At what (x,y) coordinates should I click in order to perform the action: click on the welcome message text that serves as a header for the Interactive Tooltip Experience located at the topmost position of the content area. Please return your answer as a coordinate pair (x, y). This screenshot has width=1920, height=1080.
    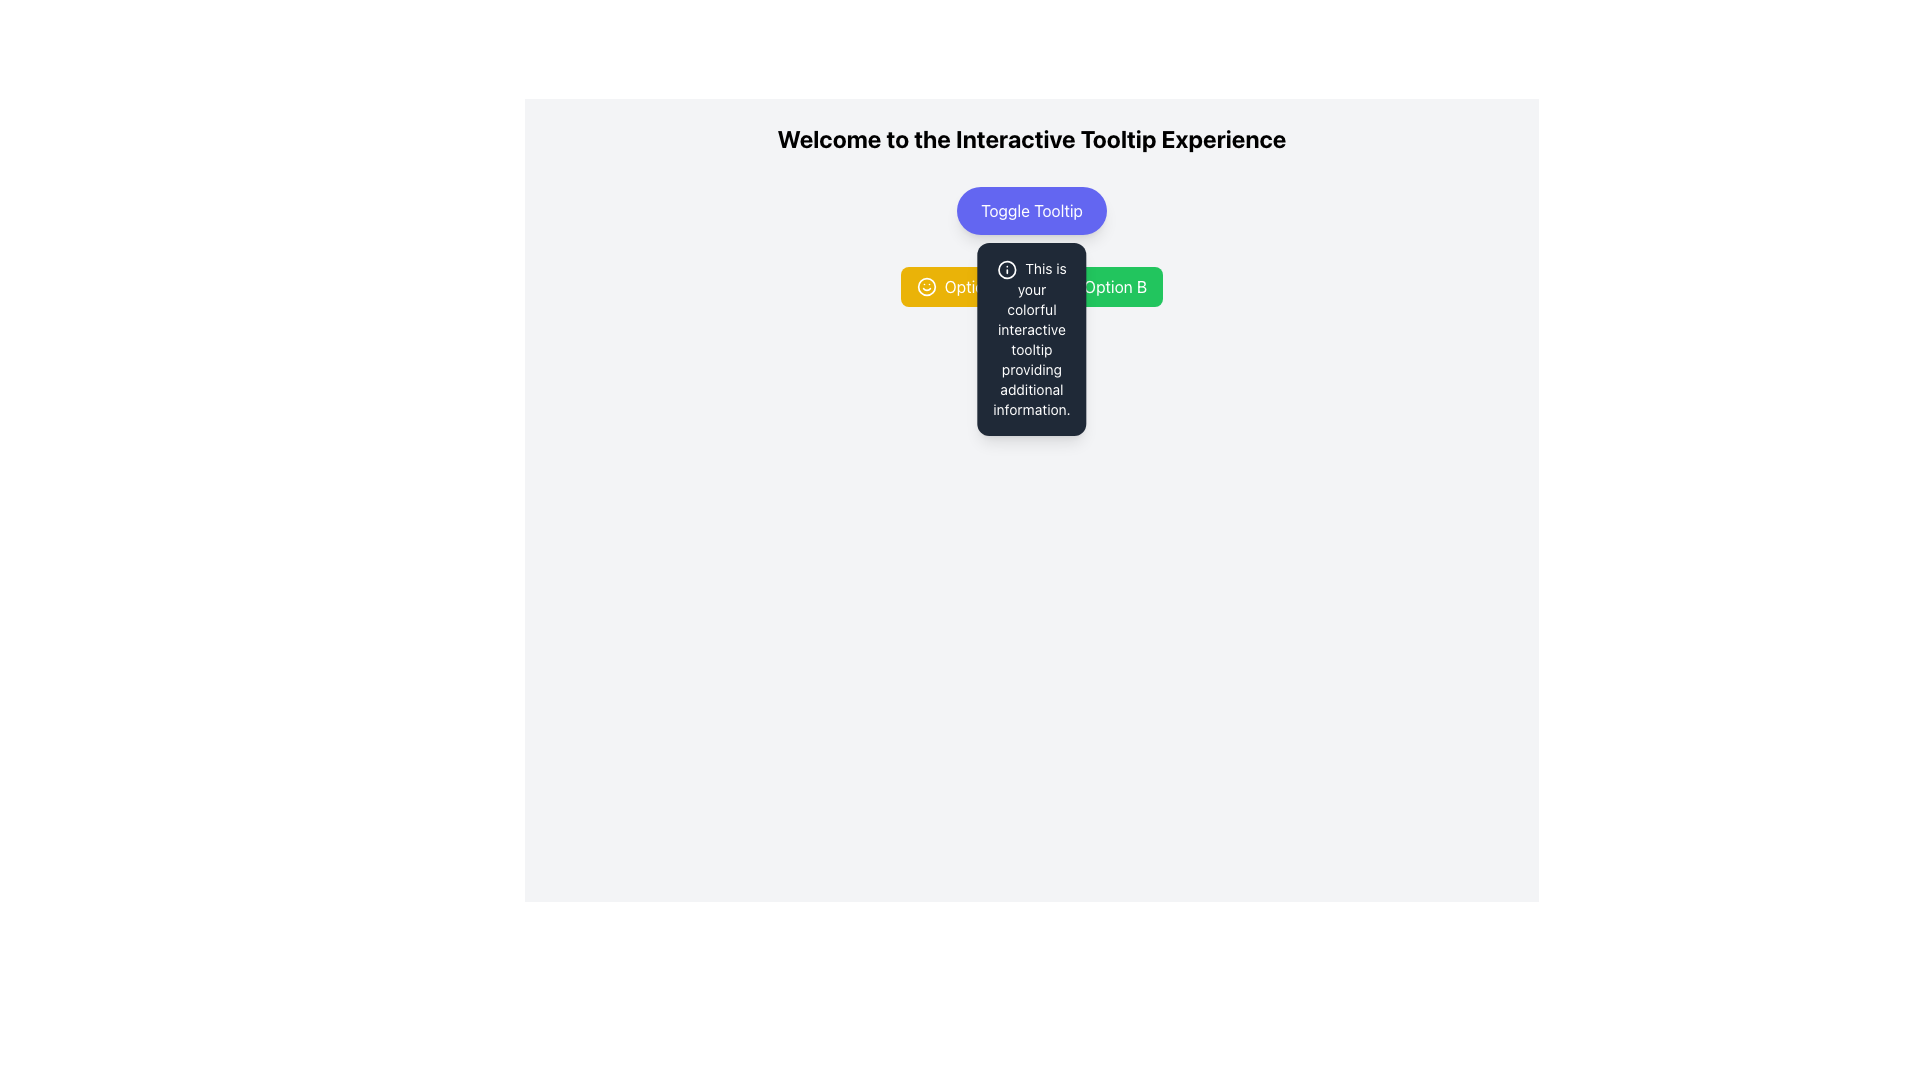
    Looking at the image, I should click on (1032, 137).